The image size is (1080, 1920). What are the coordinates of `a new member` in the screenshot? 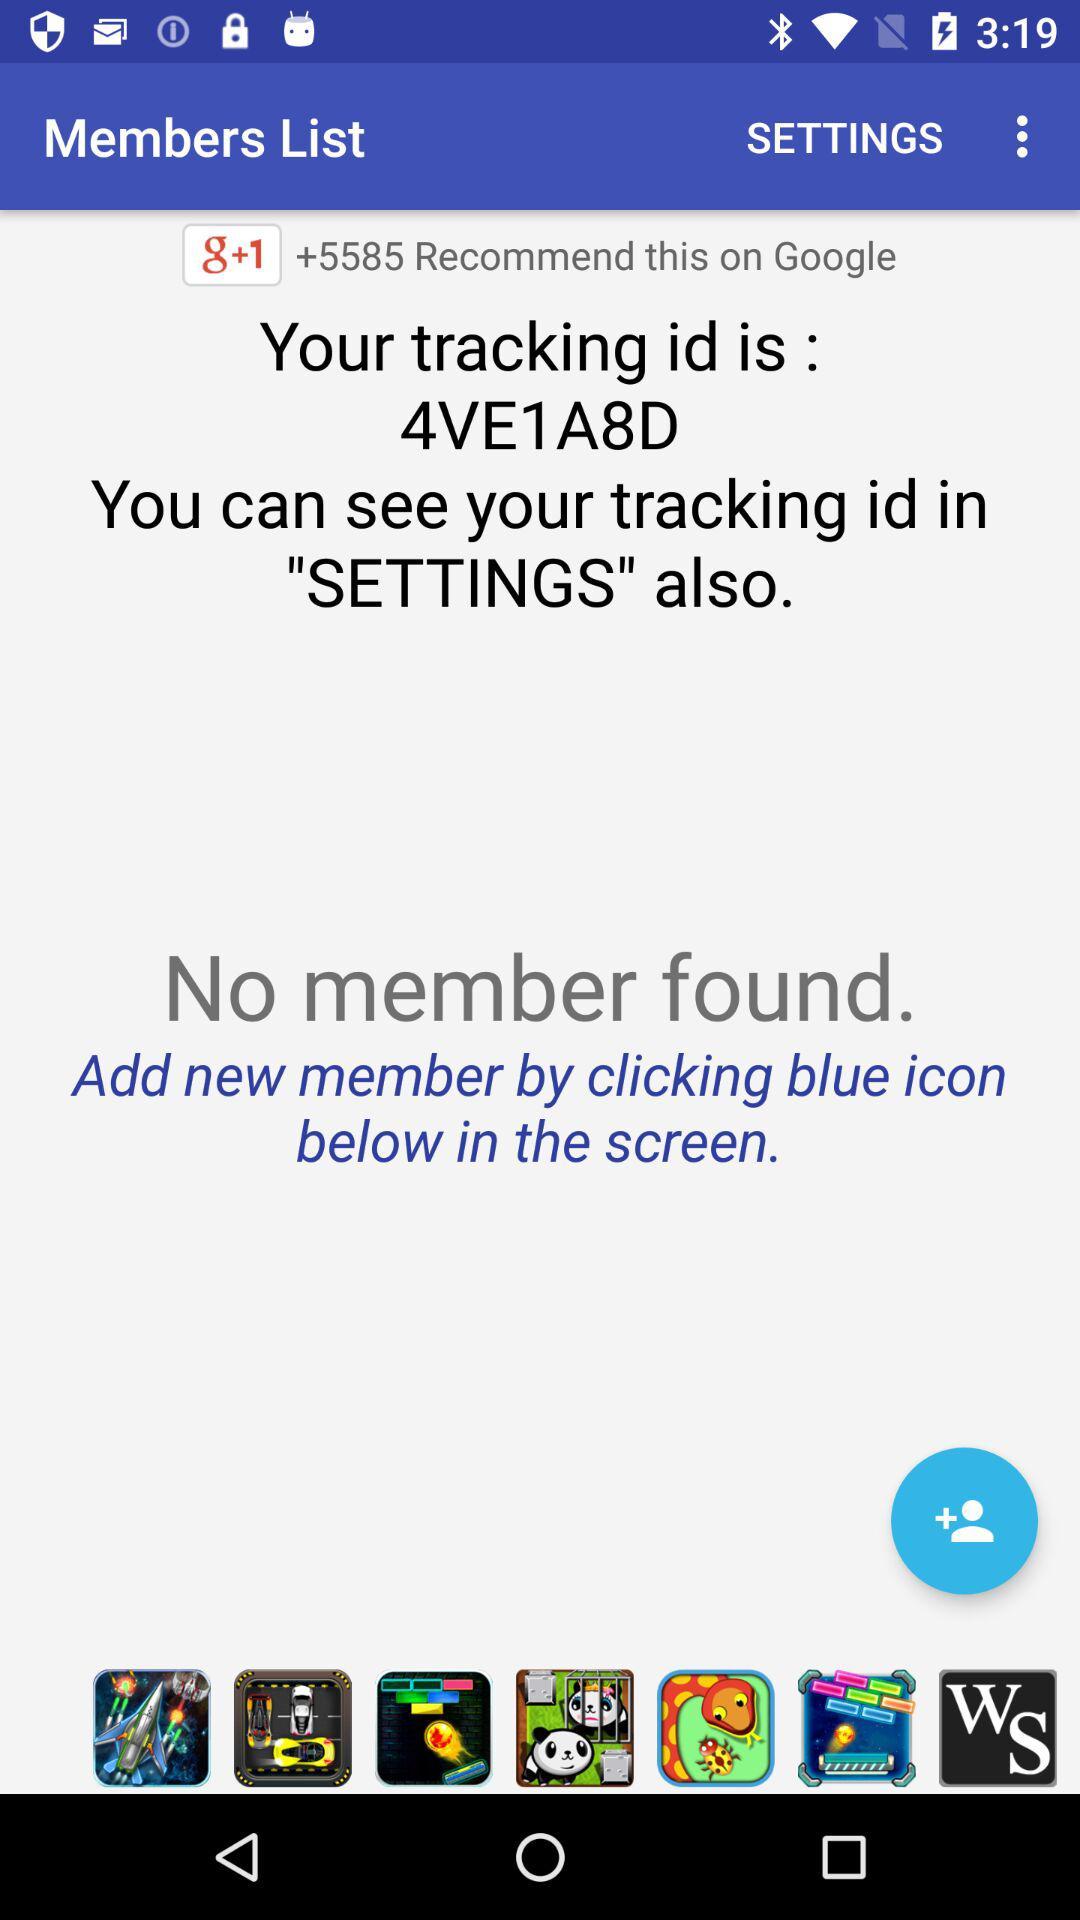 It's located at (963, 1520).